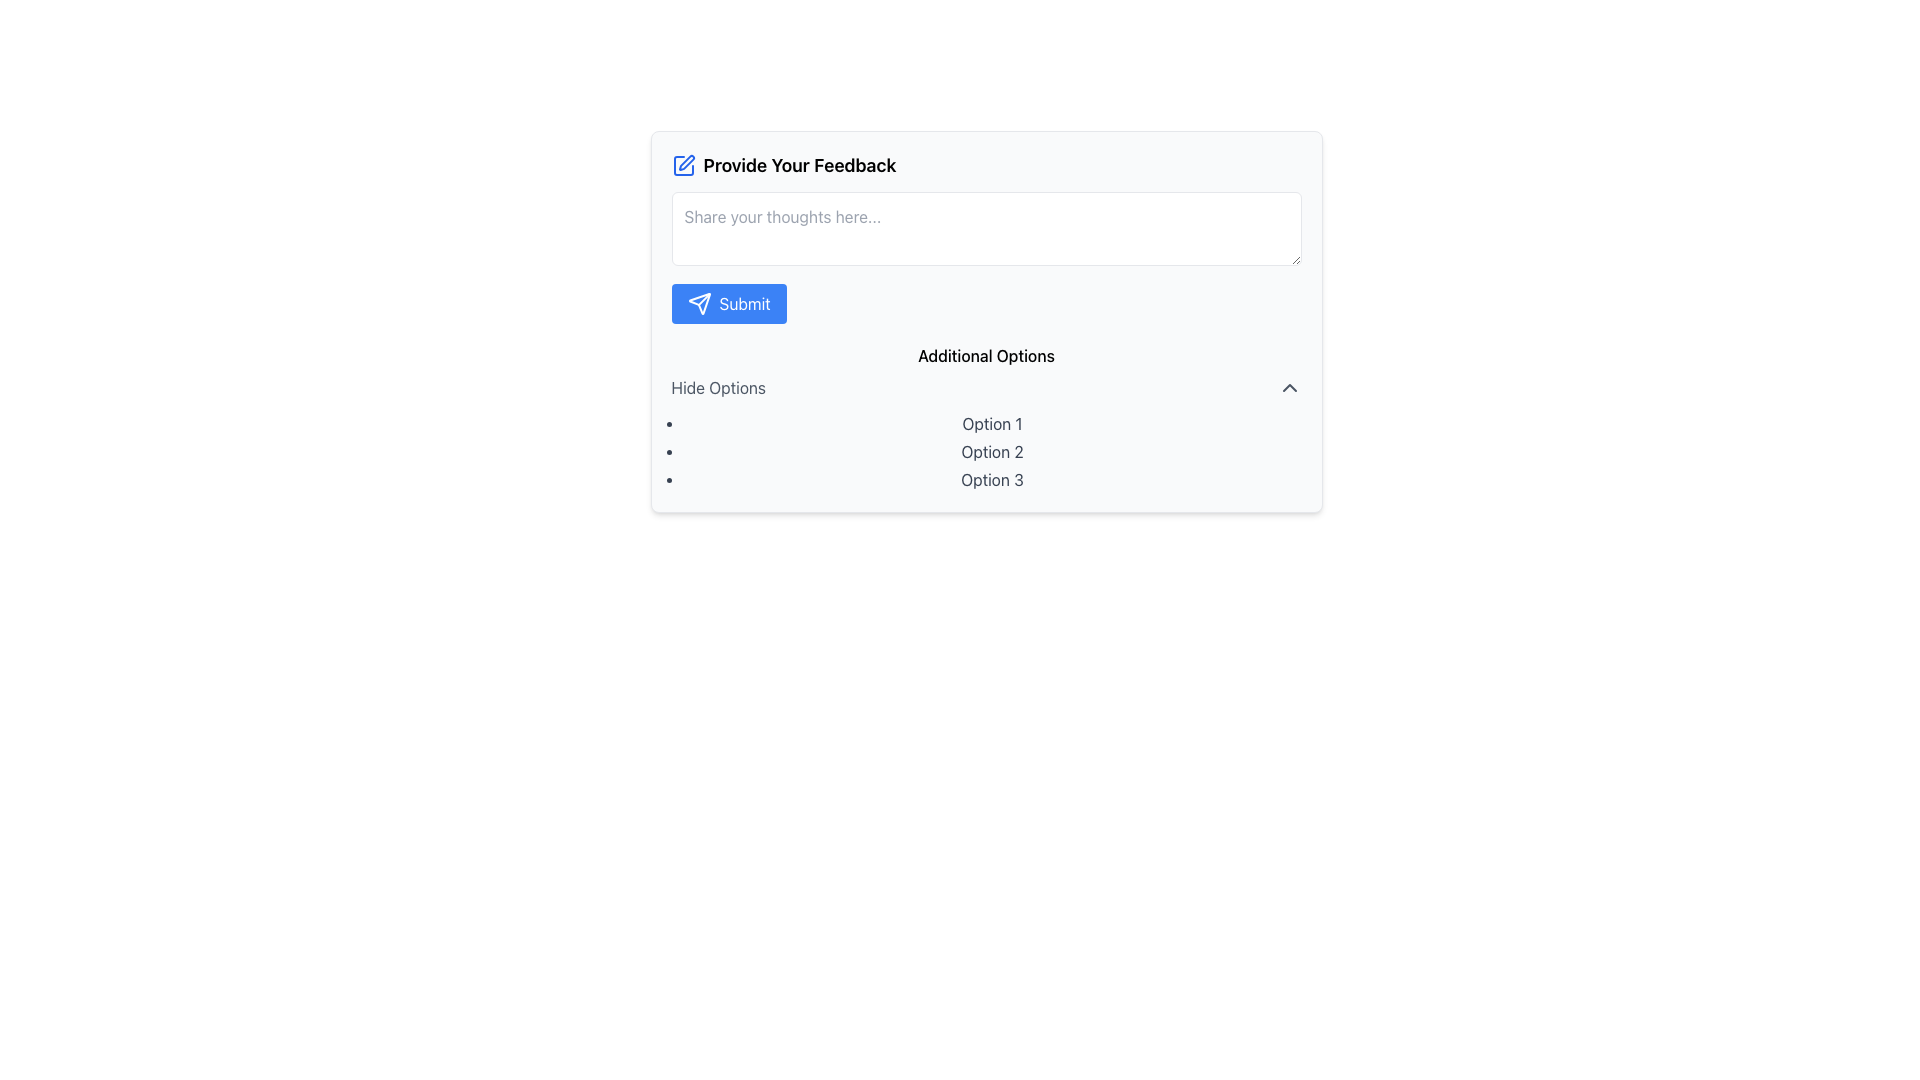 This screenshot has height=1080, width=1920. Describe the element at coordinates (992, 451) in the screenshot. I see `the second item in the list under the 'Hide Options' section to change its color` at that location.